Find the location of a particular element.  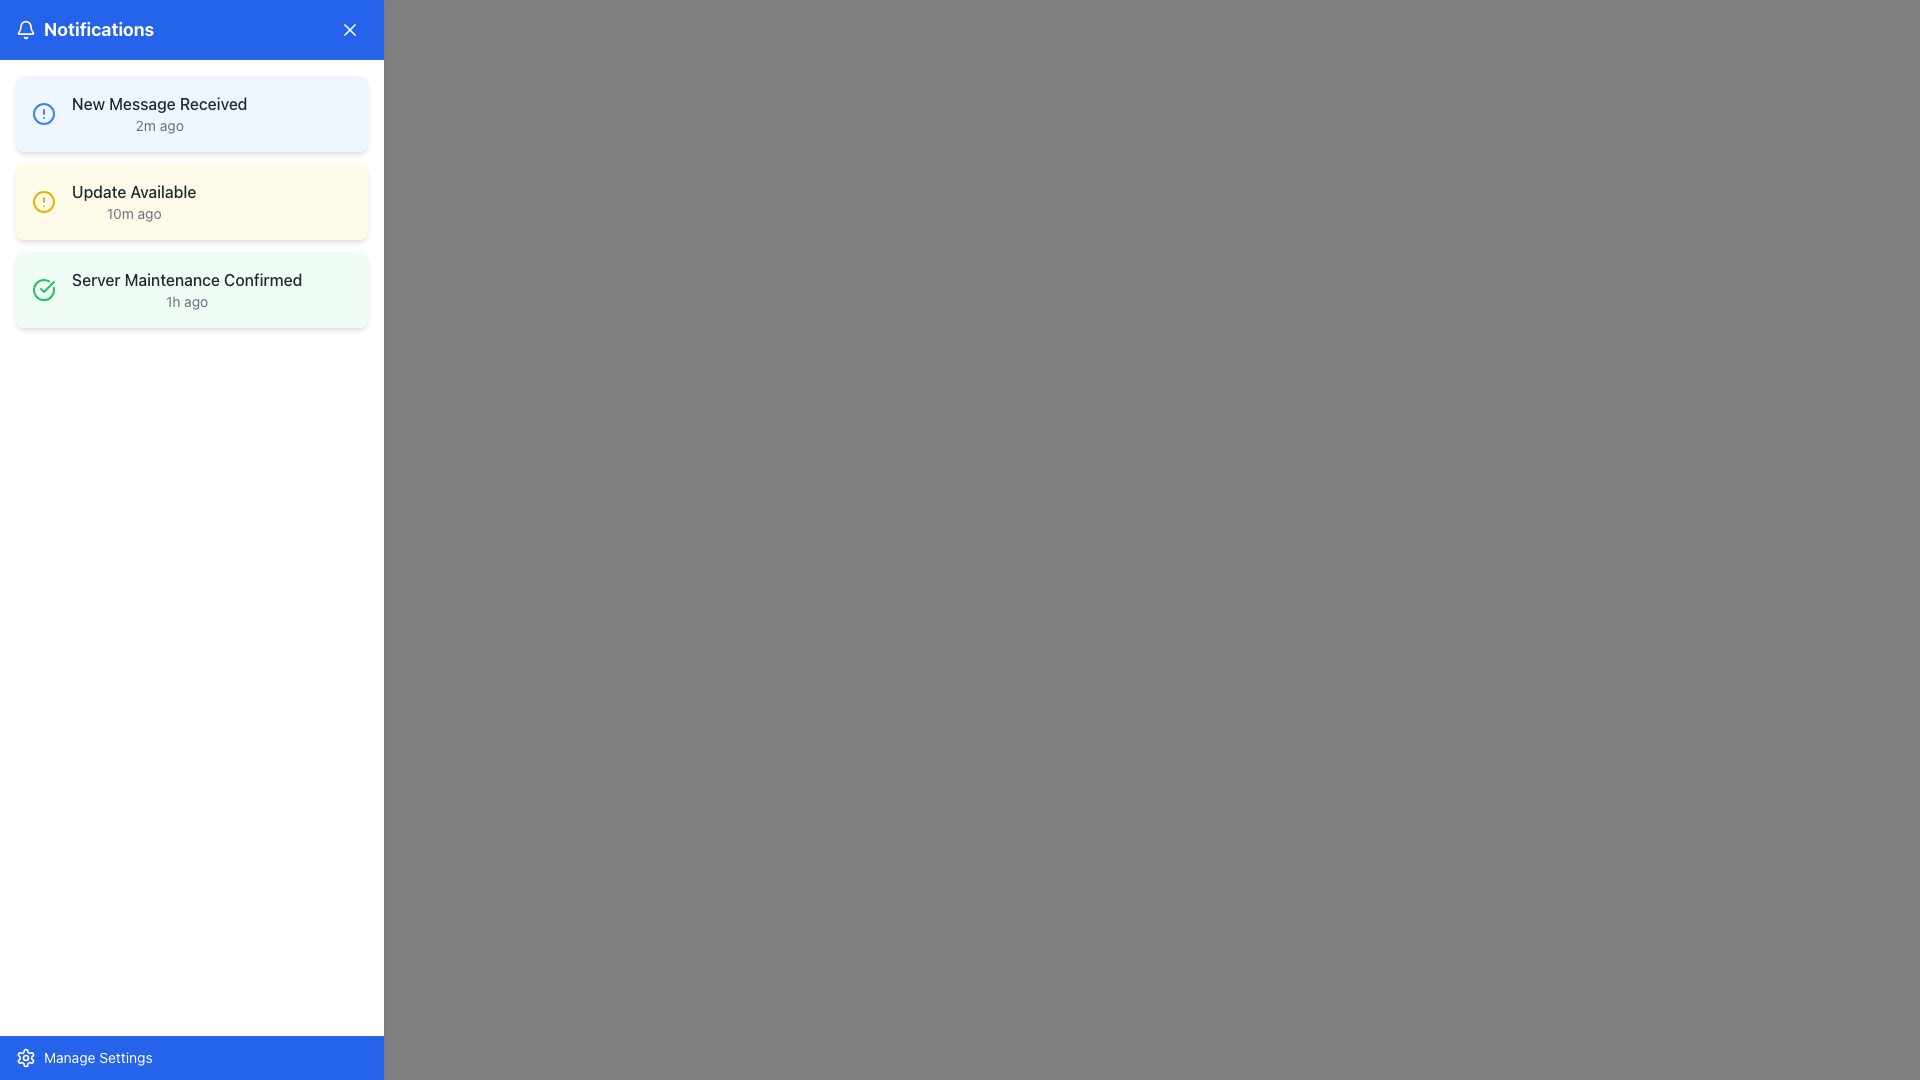

the second notification card in the vertical list, which displays information about an update being available and the time passed since it was posted is located at coordinates (192, 201).